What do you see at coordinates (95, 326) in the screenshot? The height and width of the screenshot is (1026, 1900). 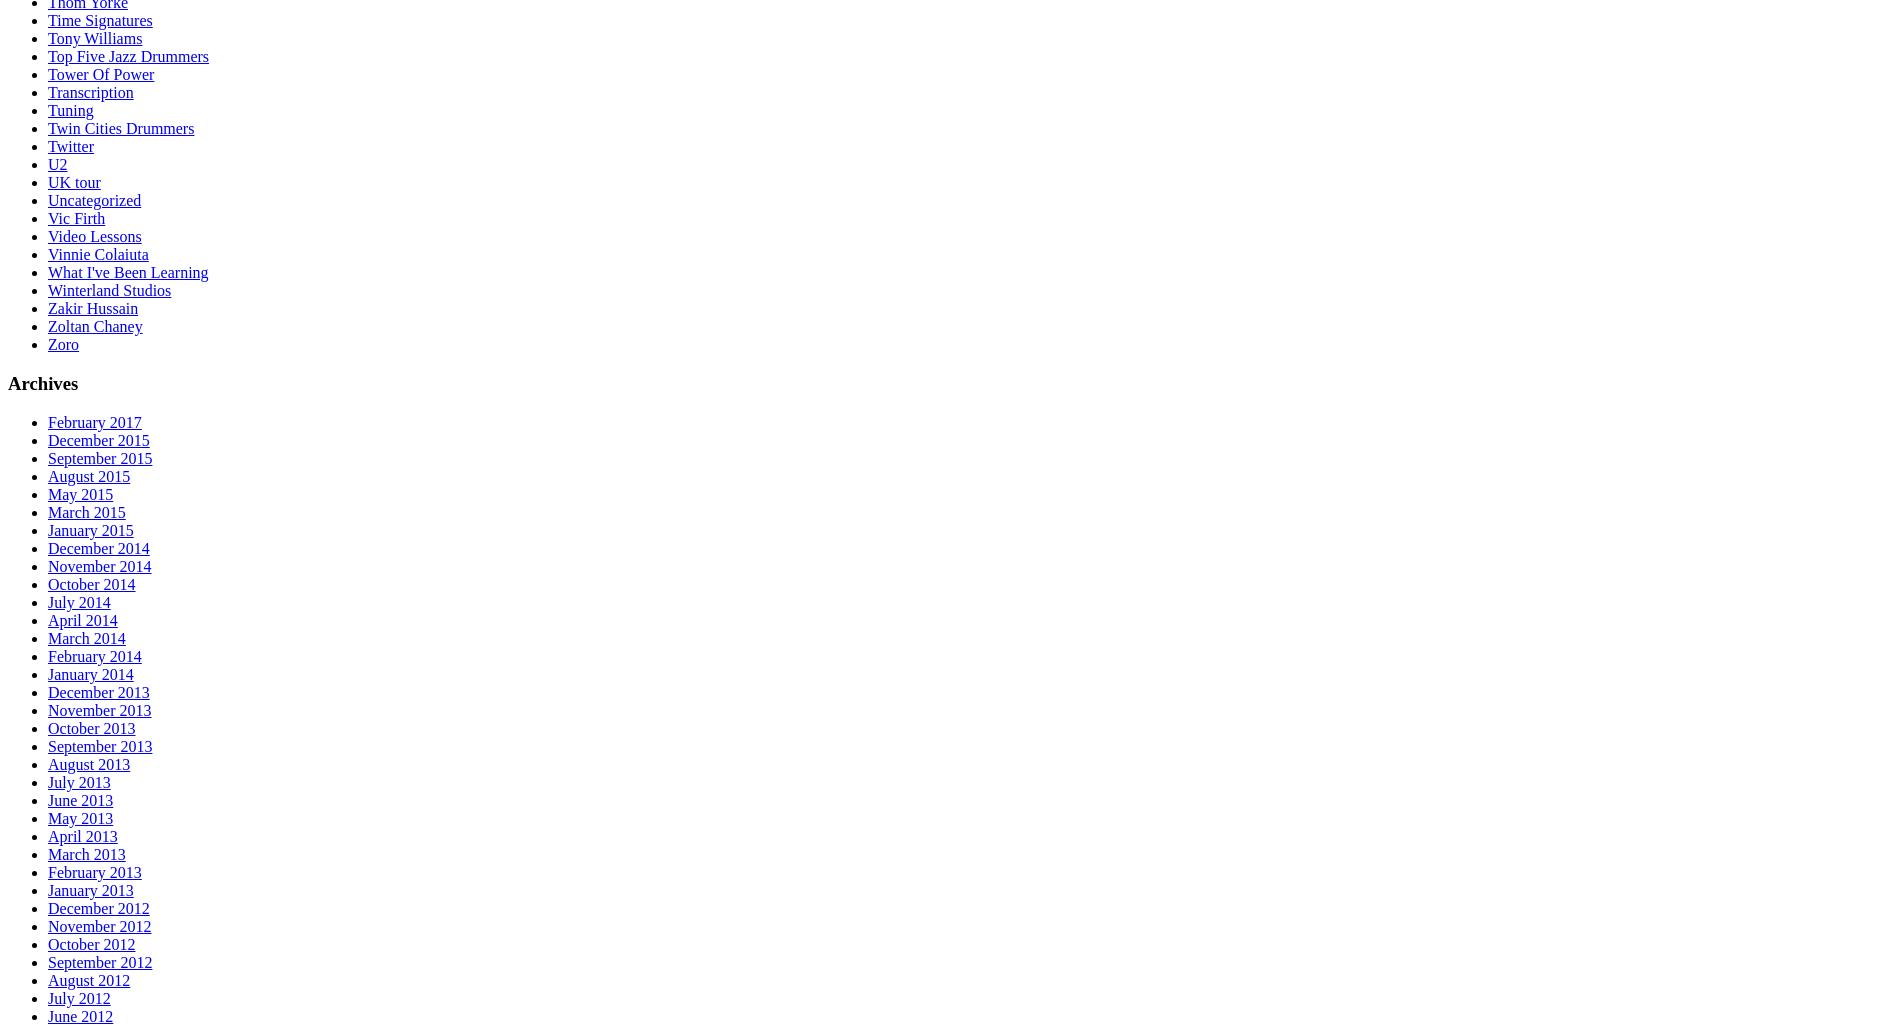 I see `'Zoltan Chaney'` at bounding box center [95, 326].